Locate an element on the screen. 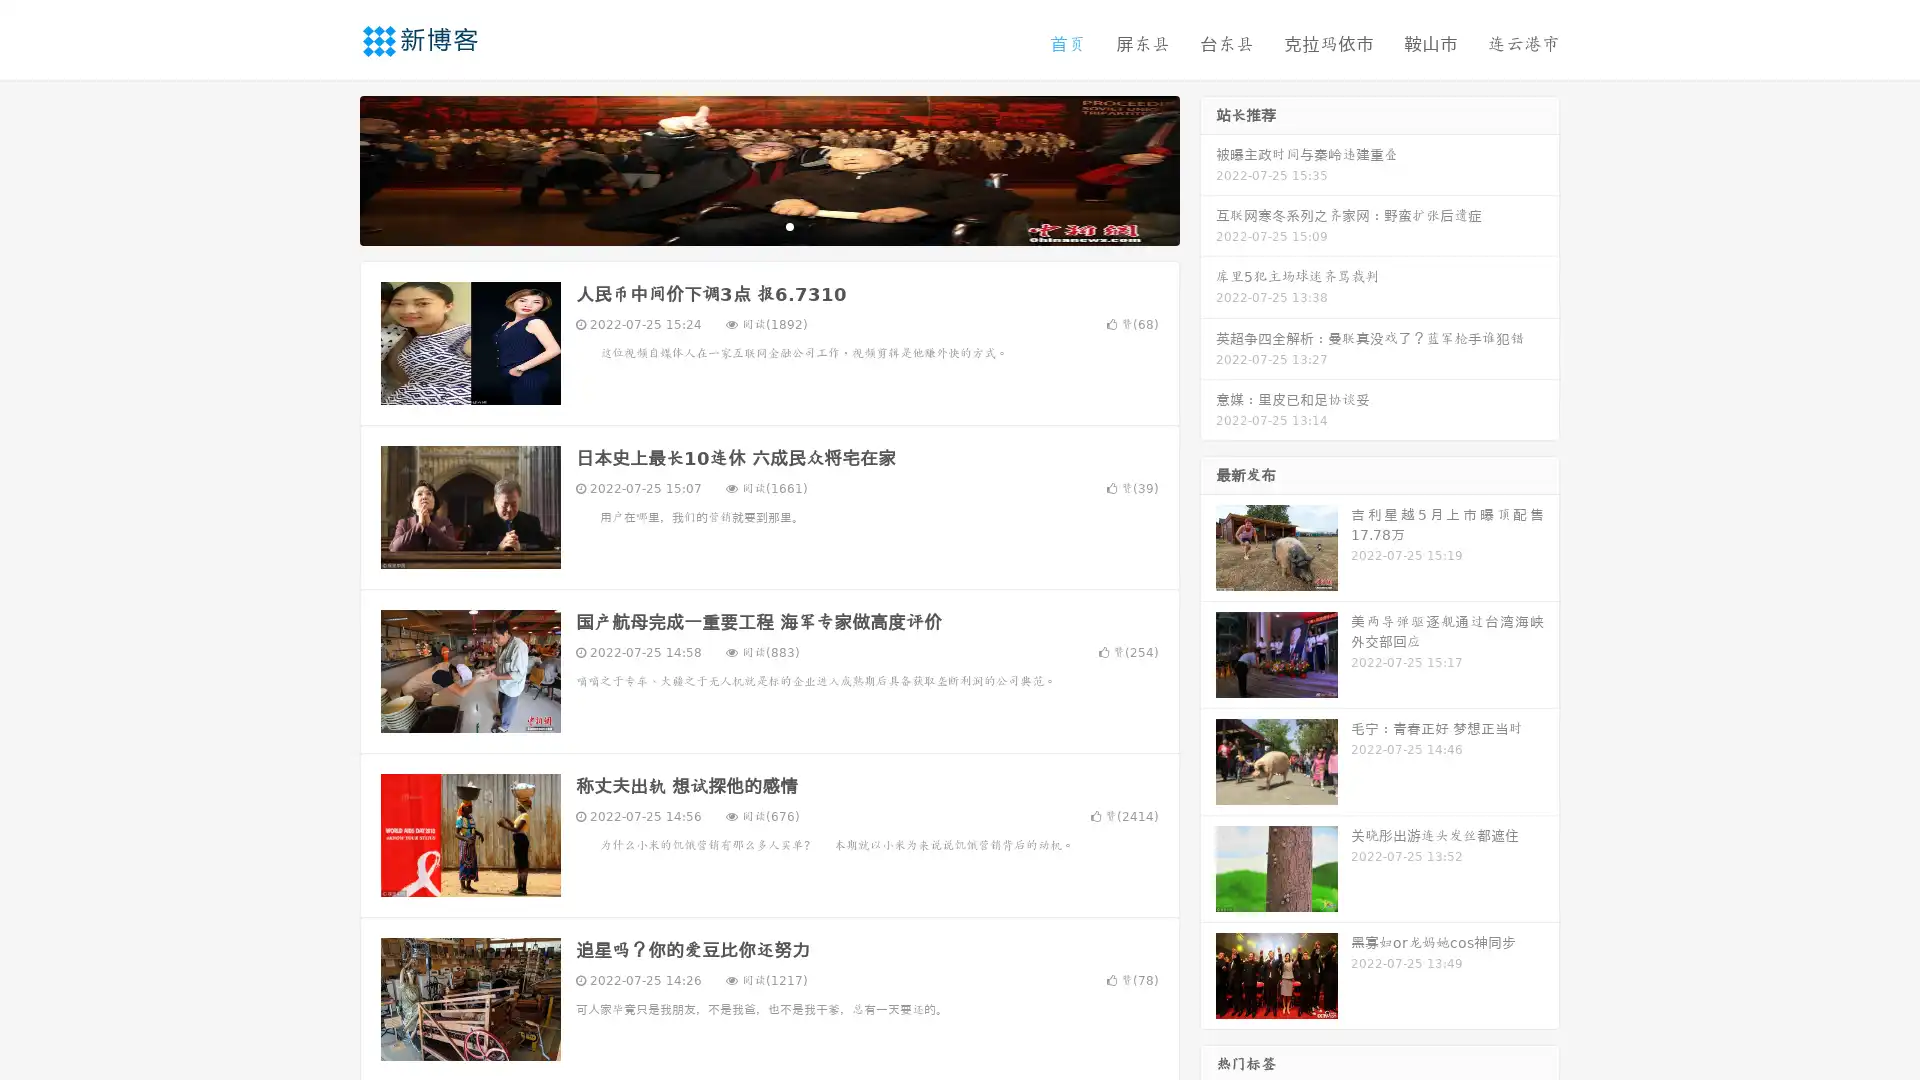 The image size is (1920, 1080). Go to slide 3 is located at coordinates (789, 225).